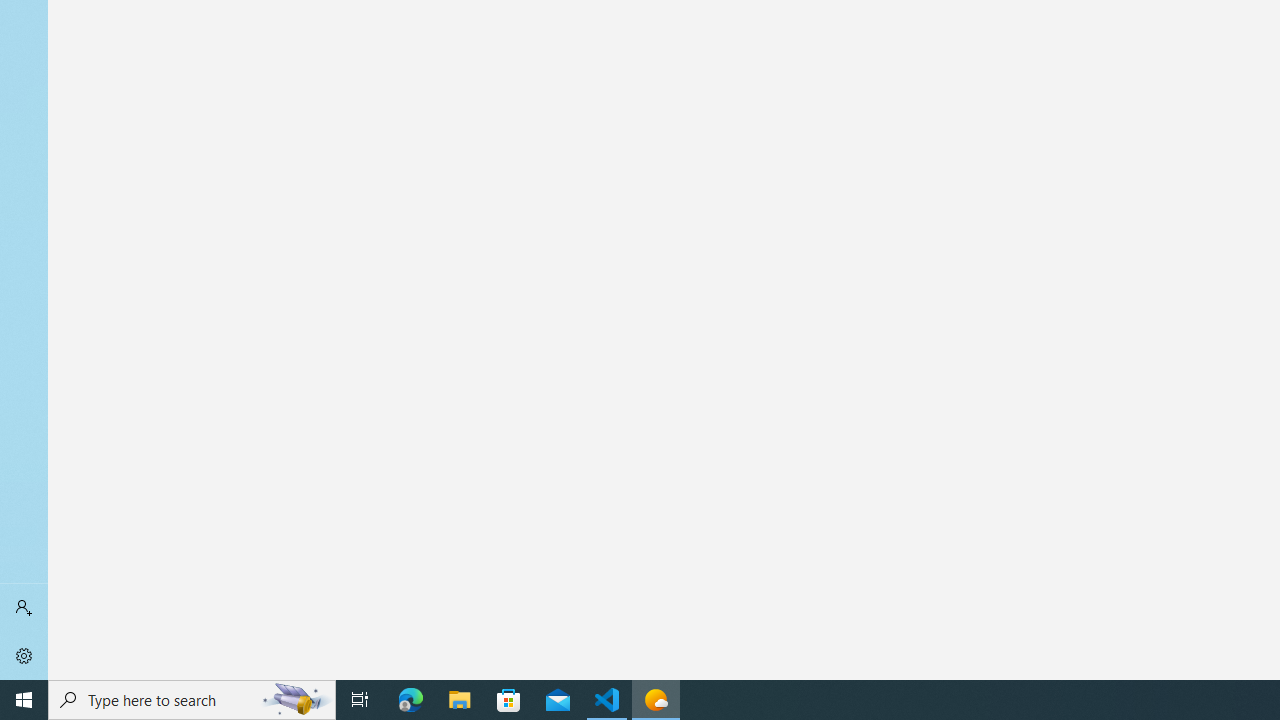  Describe the element at coordinates (24, 698) in the screenshot. I see `'Start'` at that location.